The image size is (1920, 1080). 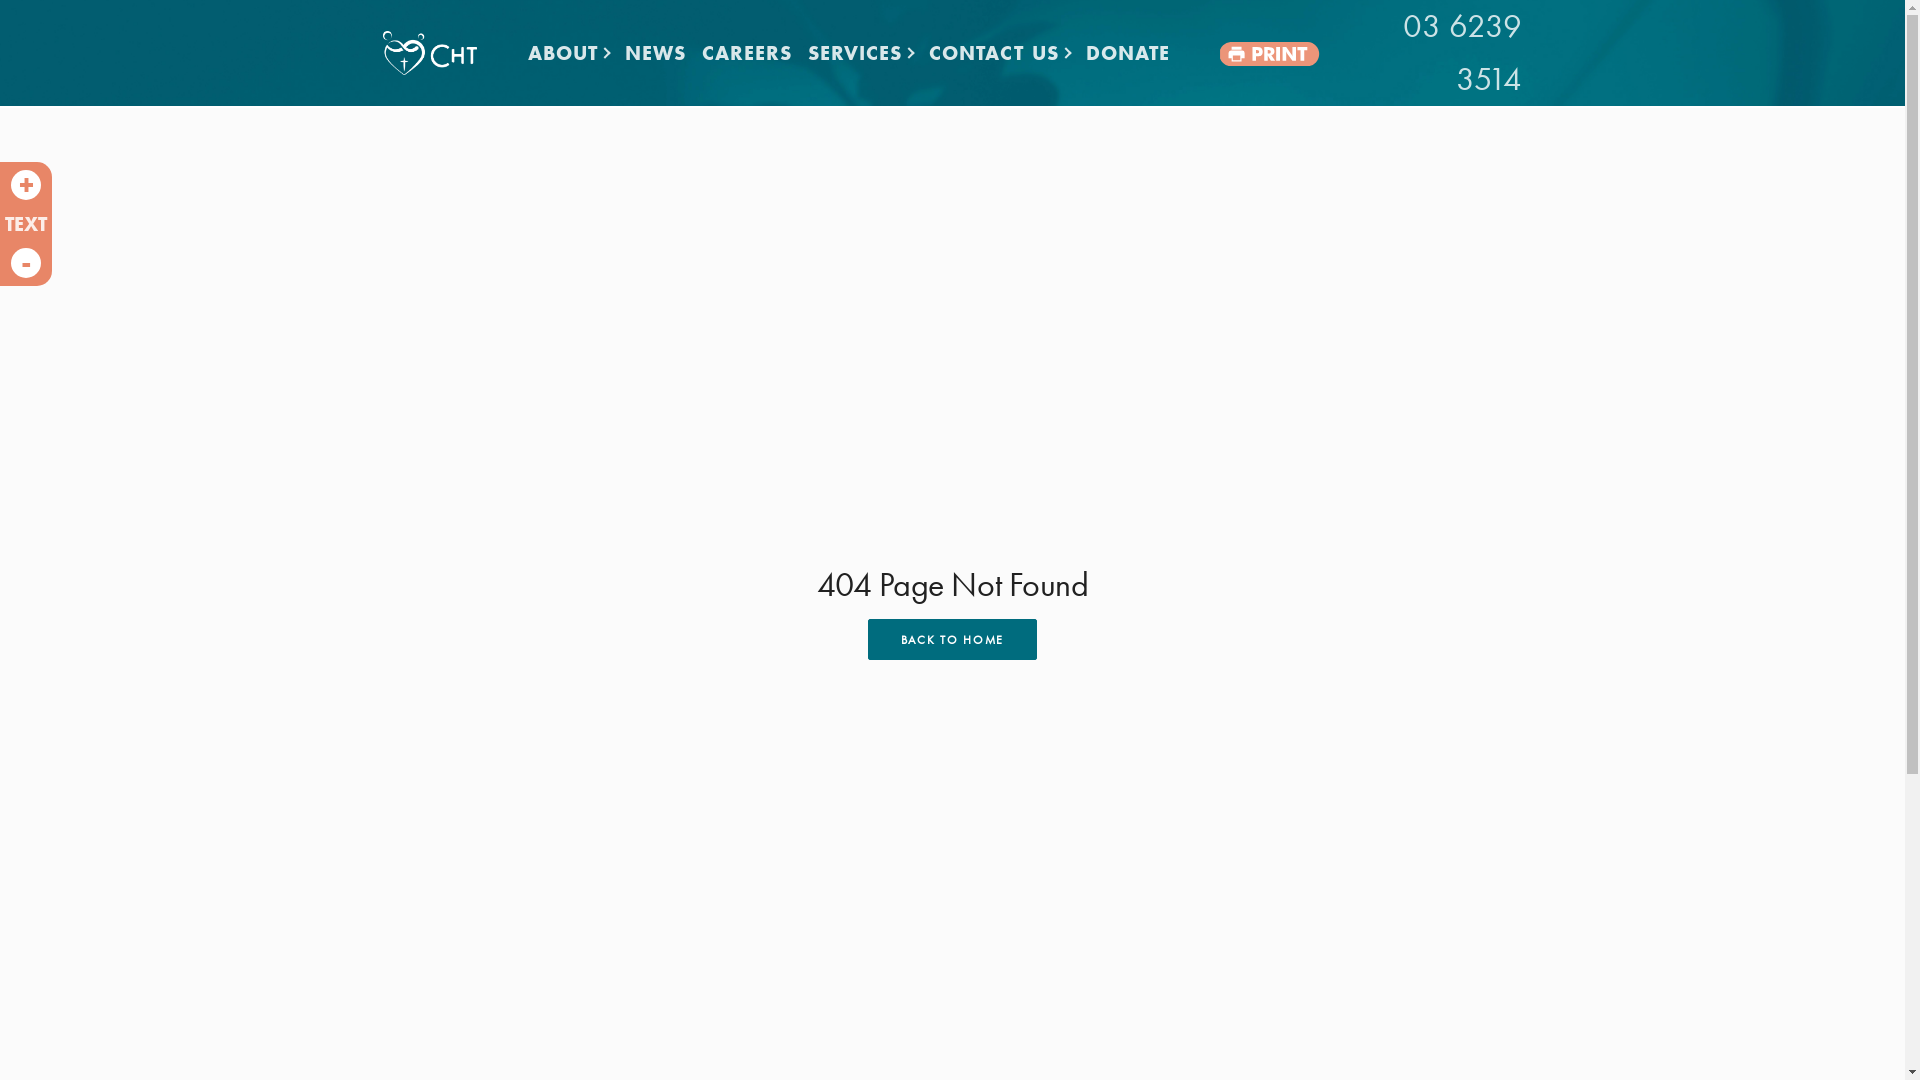 What do you see at coordinates (1425, 52) in the screenshot?
I see `'03 6239 3514'` at bounding box center [1425, 52].